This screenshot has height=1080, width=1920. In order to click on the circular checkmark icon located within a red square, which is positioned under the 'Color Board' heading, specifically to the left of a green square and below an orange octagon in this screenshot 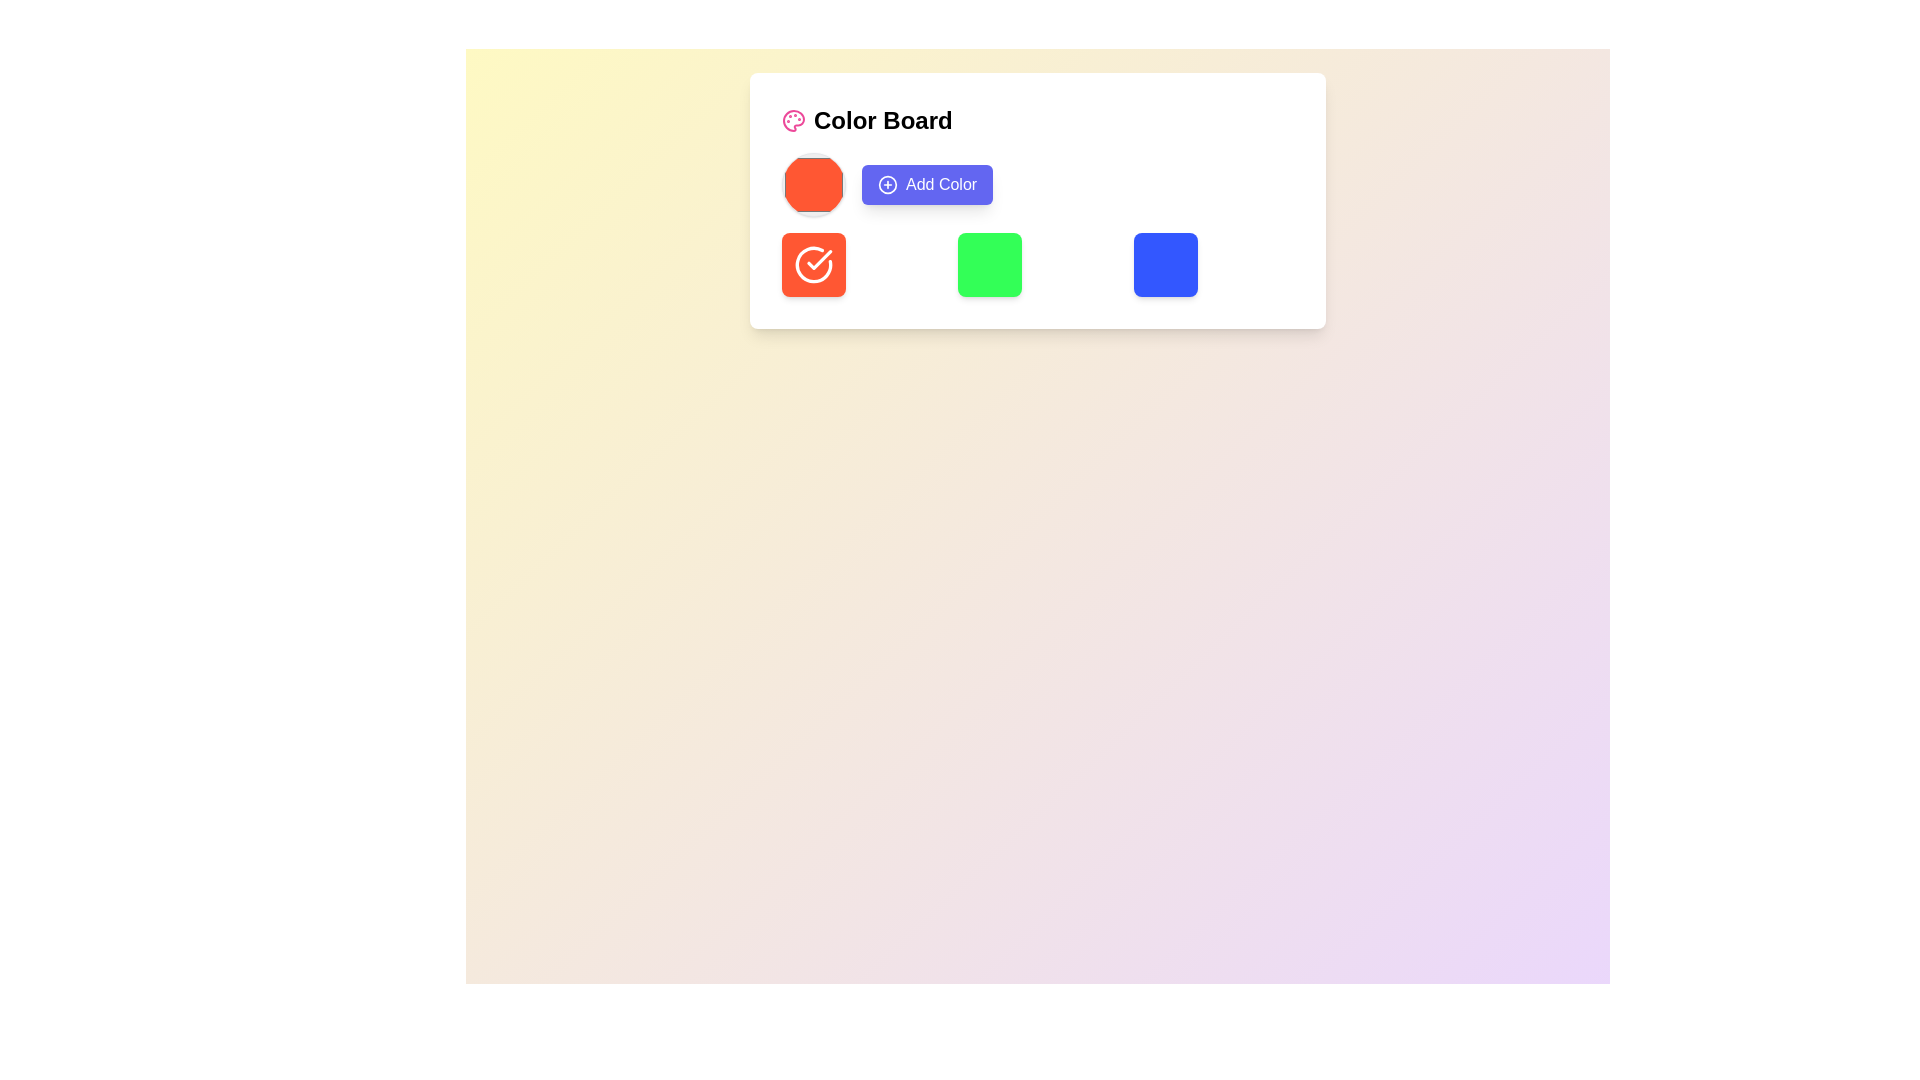, I will do `click(814, 264)`.